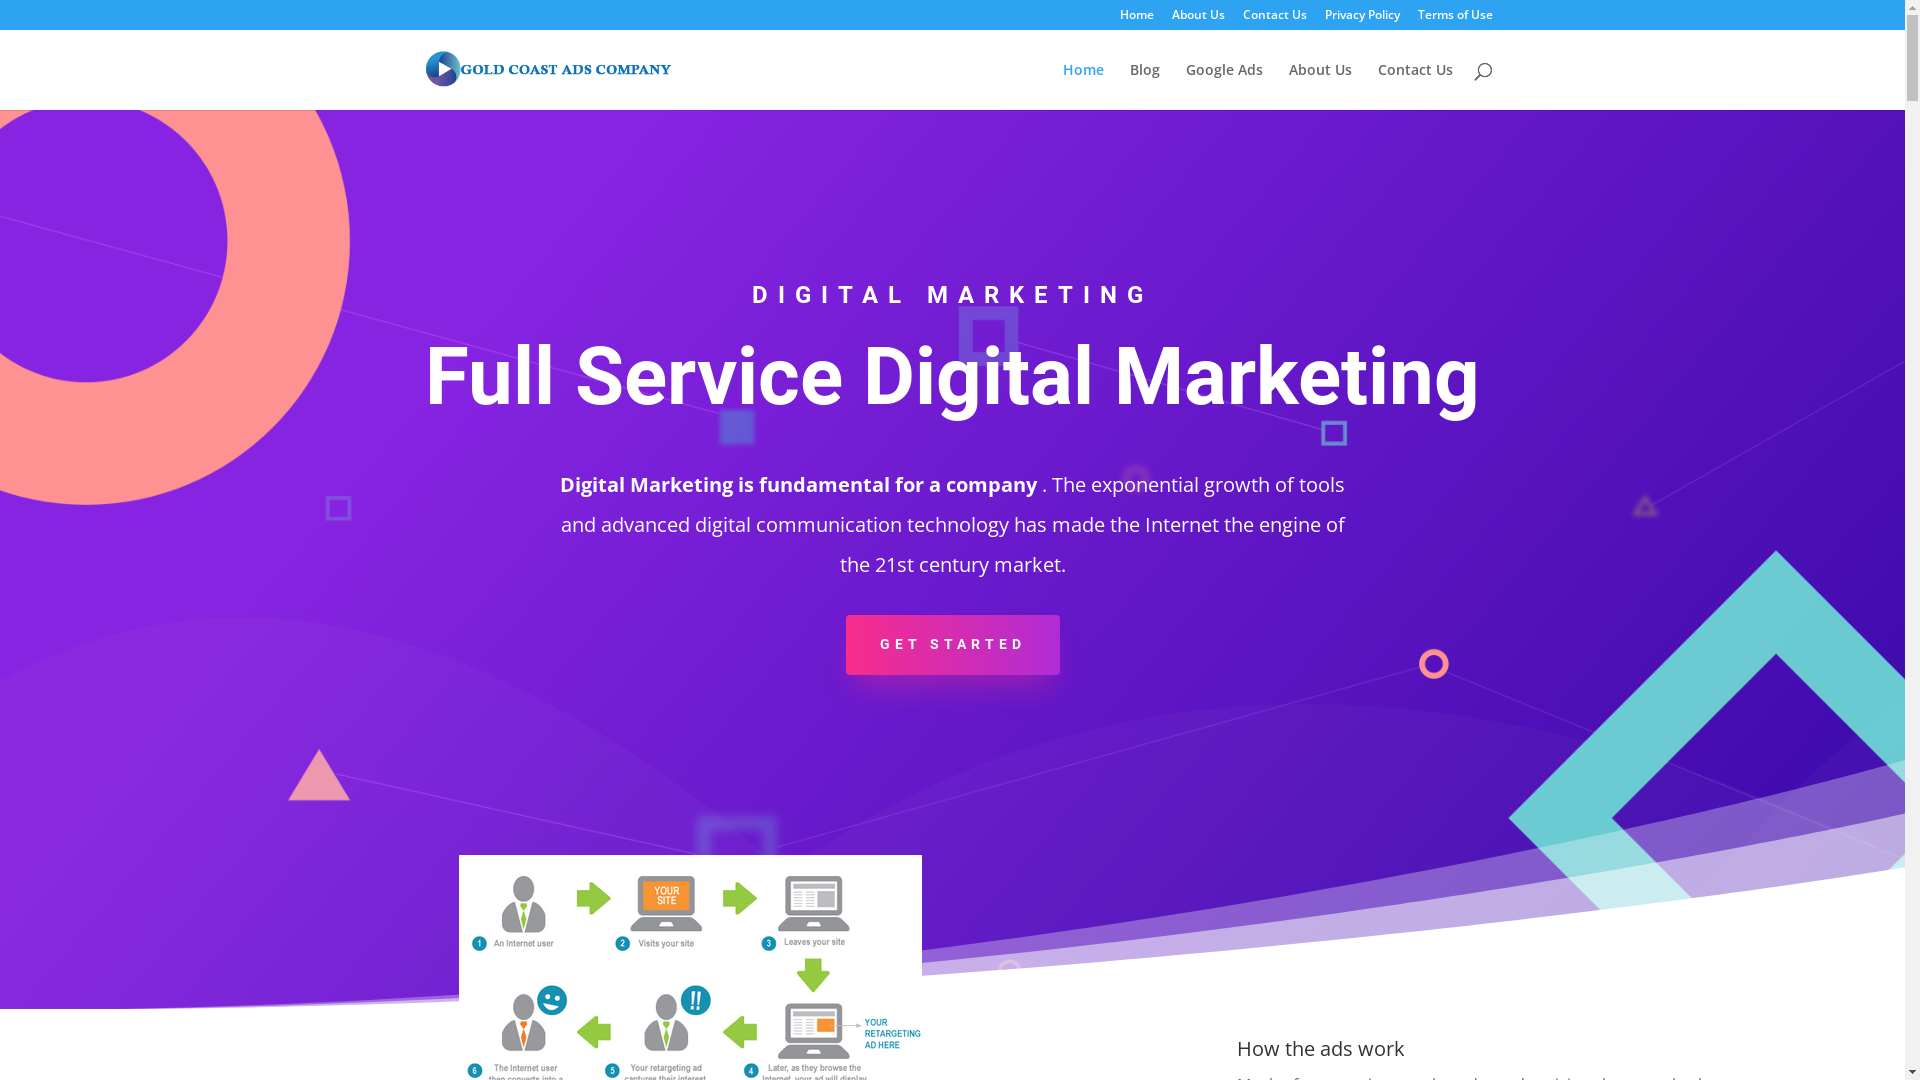 This screenshot has height=1080, width=1920. I want to click on 'GET STARTED', so click(952, 644).